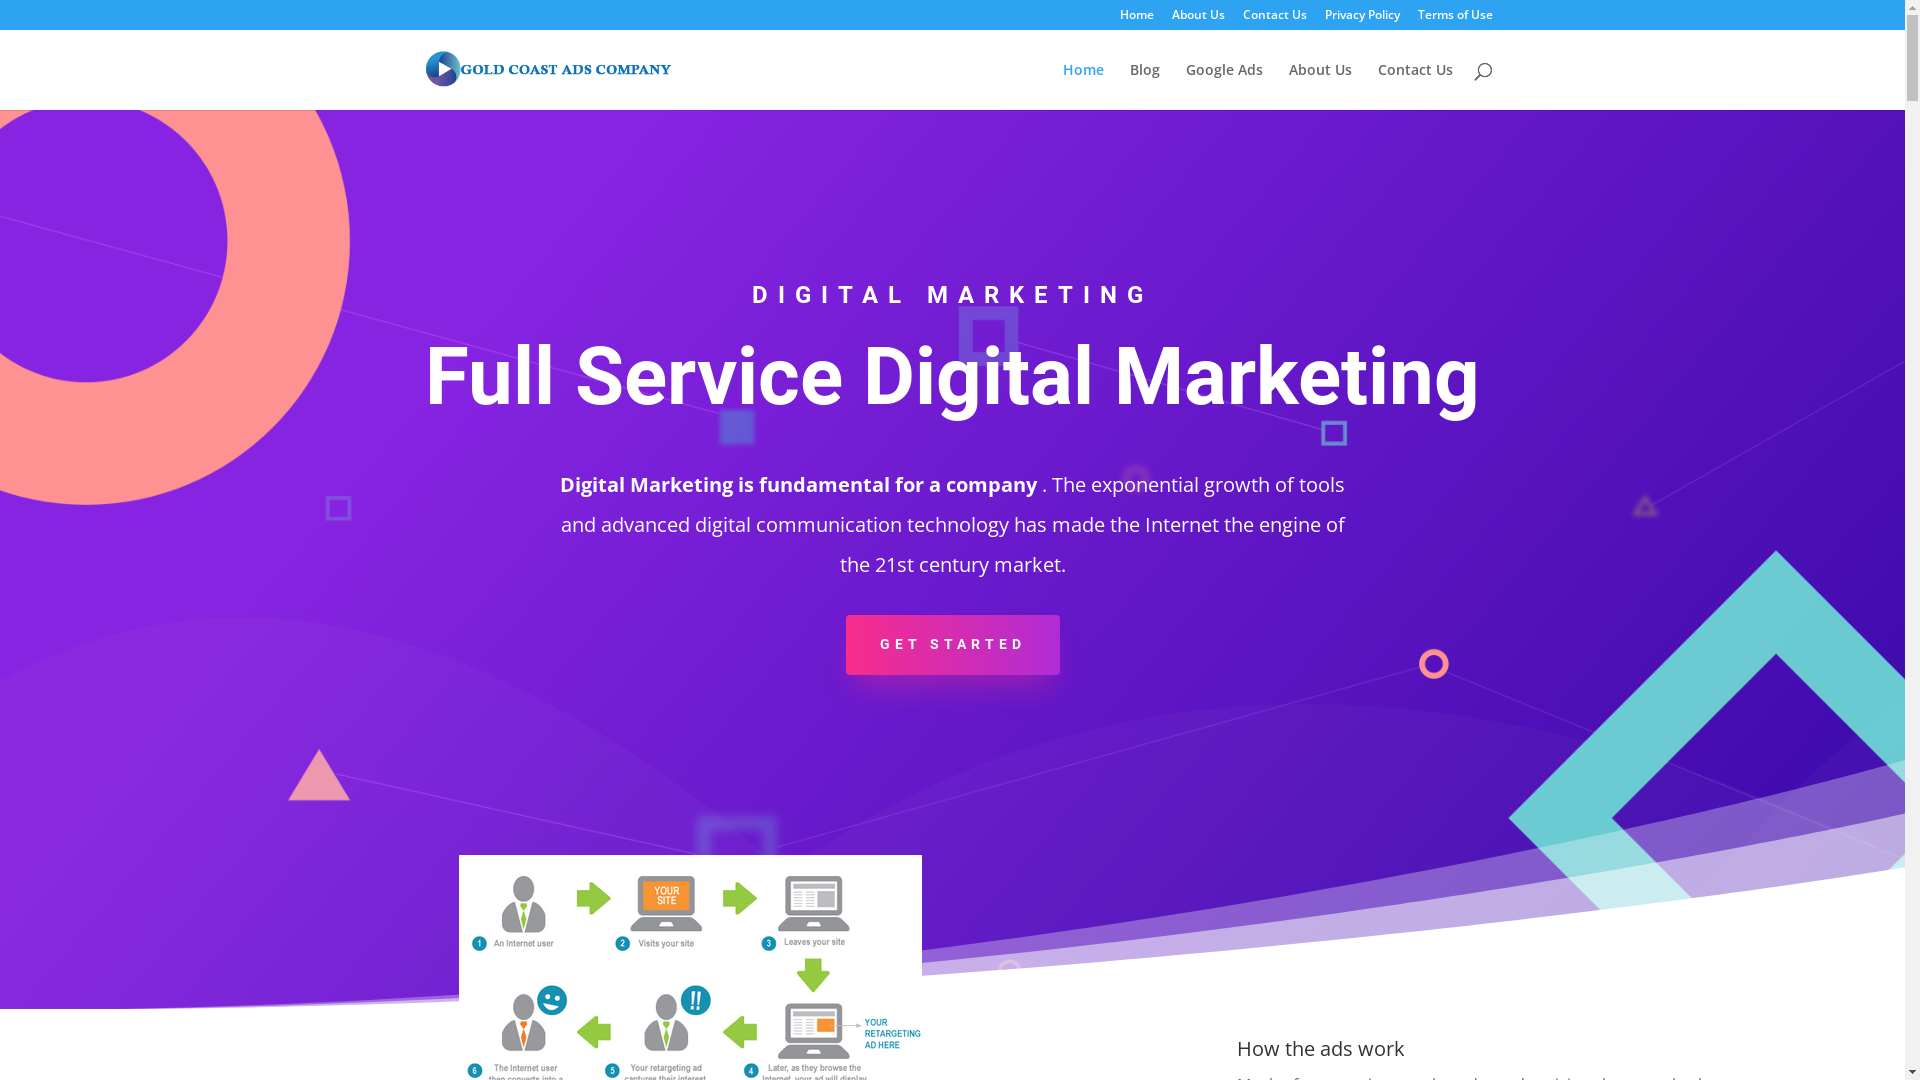 This screenshot has height=1080, width=1920. I want to click on 'GET STARTED', so click(952, 644).